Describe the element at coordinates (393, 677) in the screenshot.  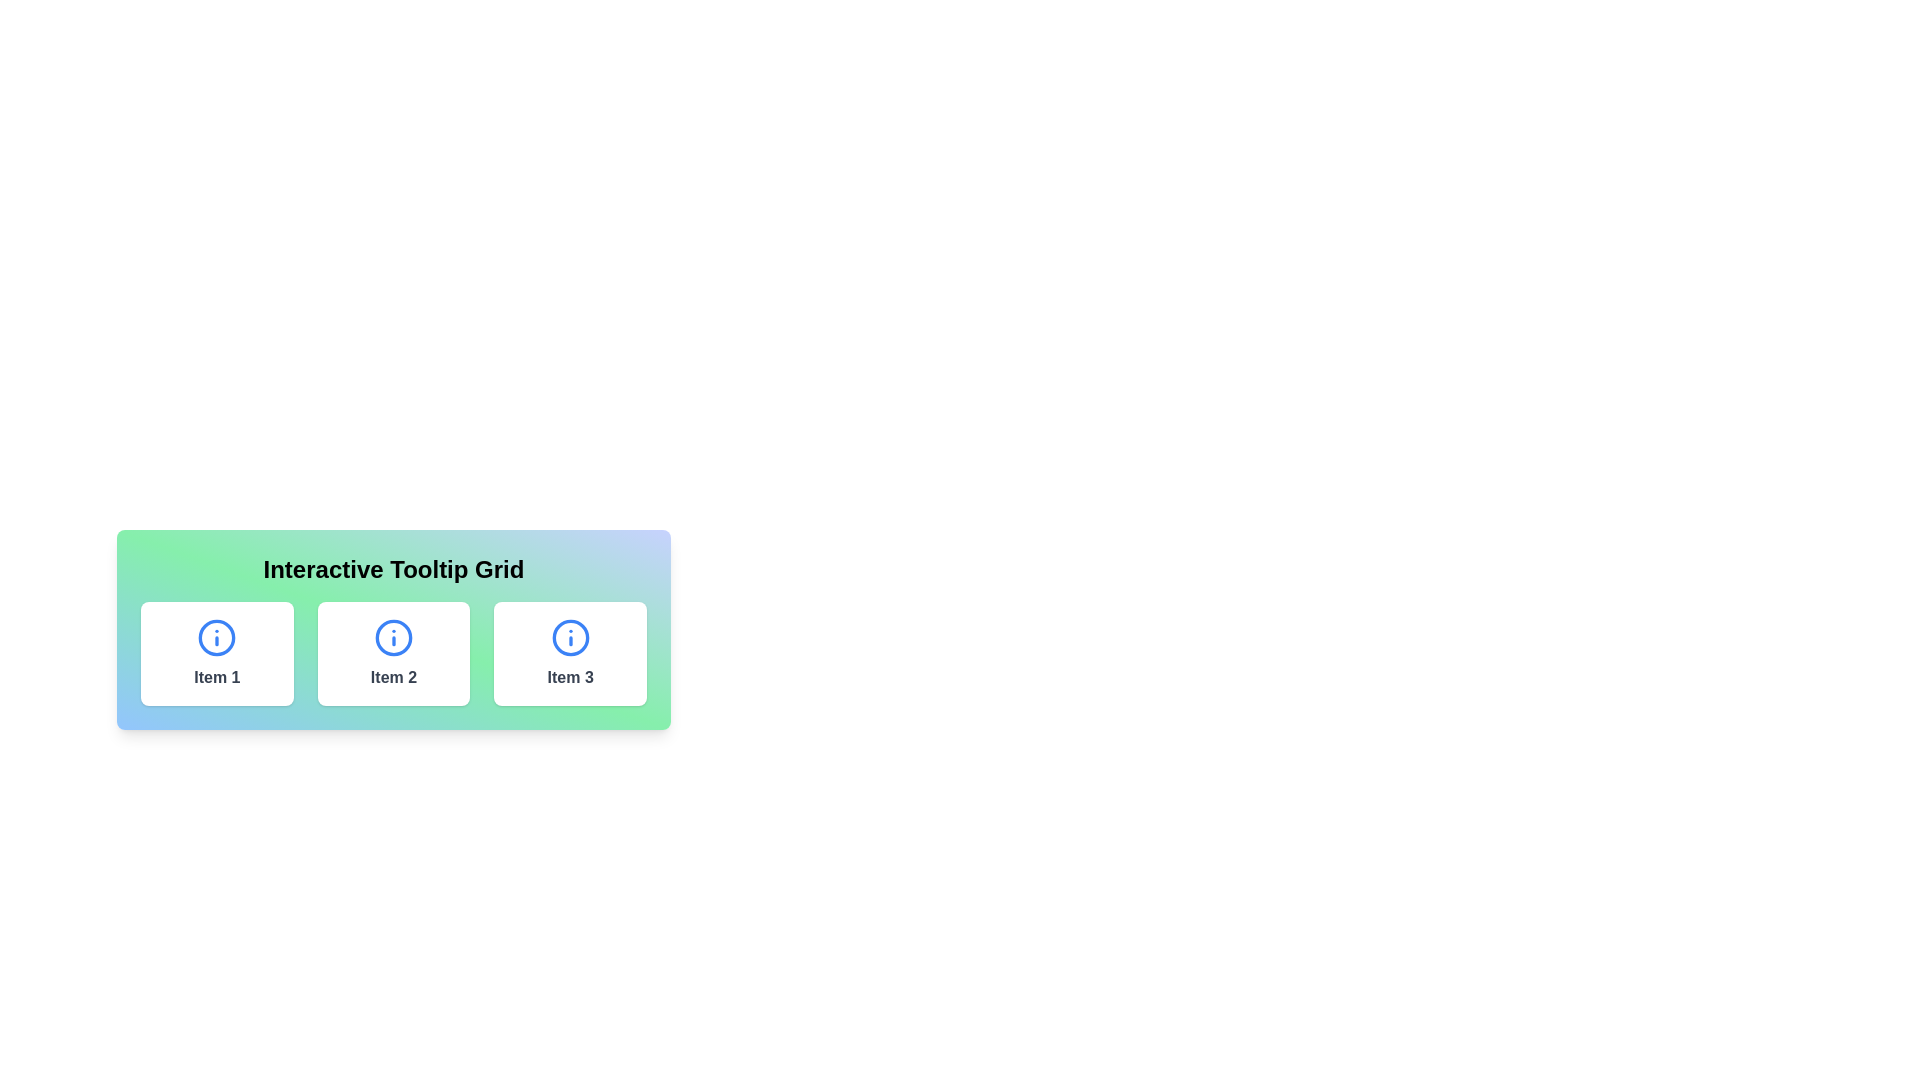
I see `the text label located at the bottom center of the middle white card in the Interactive Tooltip Grid, which provides contextual information about the card's content` at that location.